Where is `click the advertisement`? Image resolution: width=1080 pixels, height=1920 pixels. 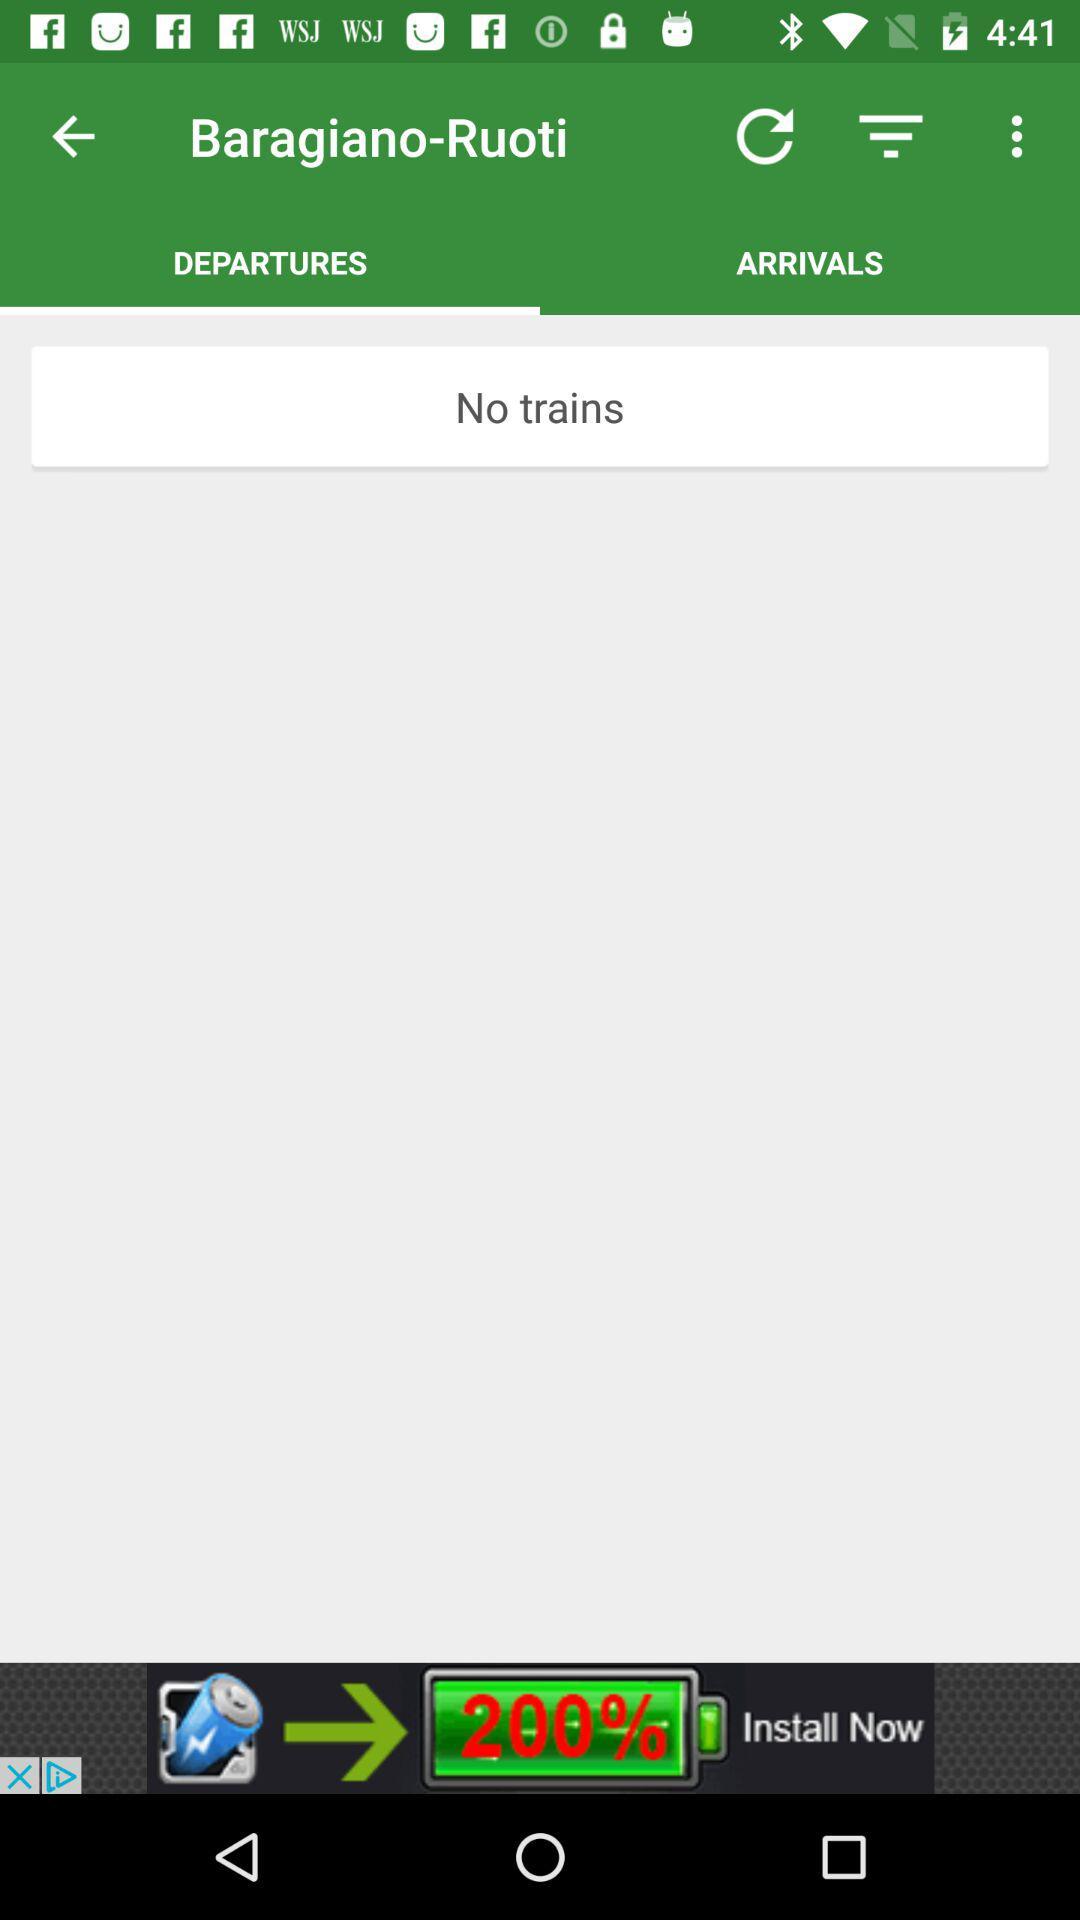 click the advertisement is located at coordinates (540, 1727).